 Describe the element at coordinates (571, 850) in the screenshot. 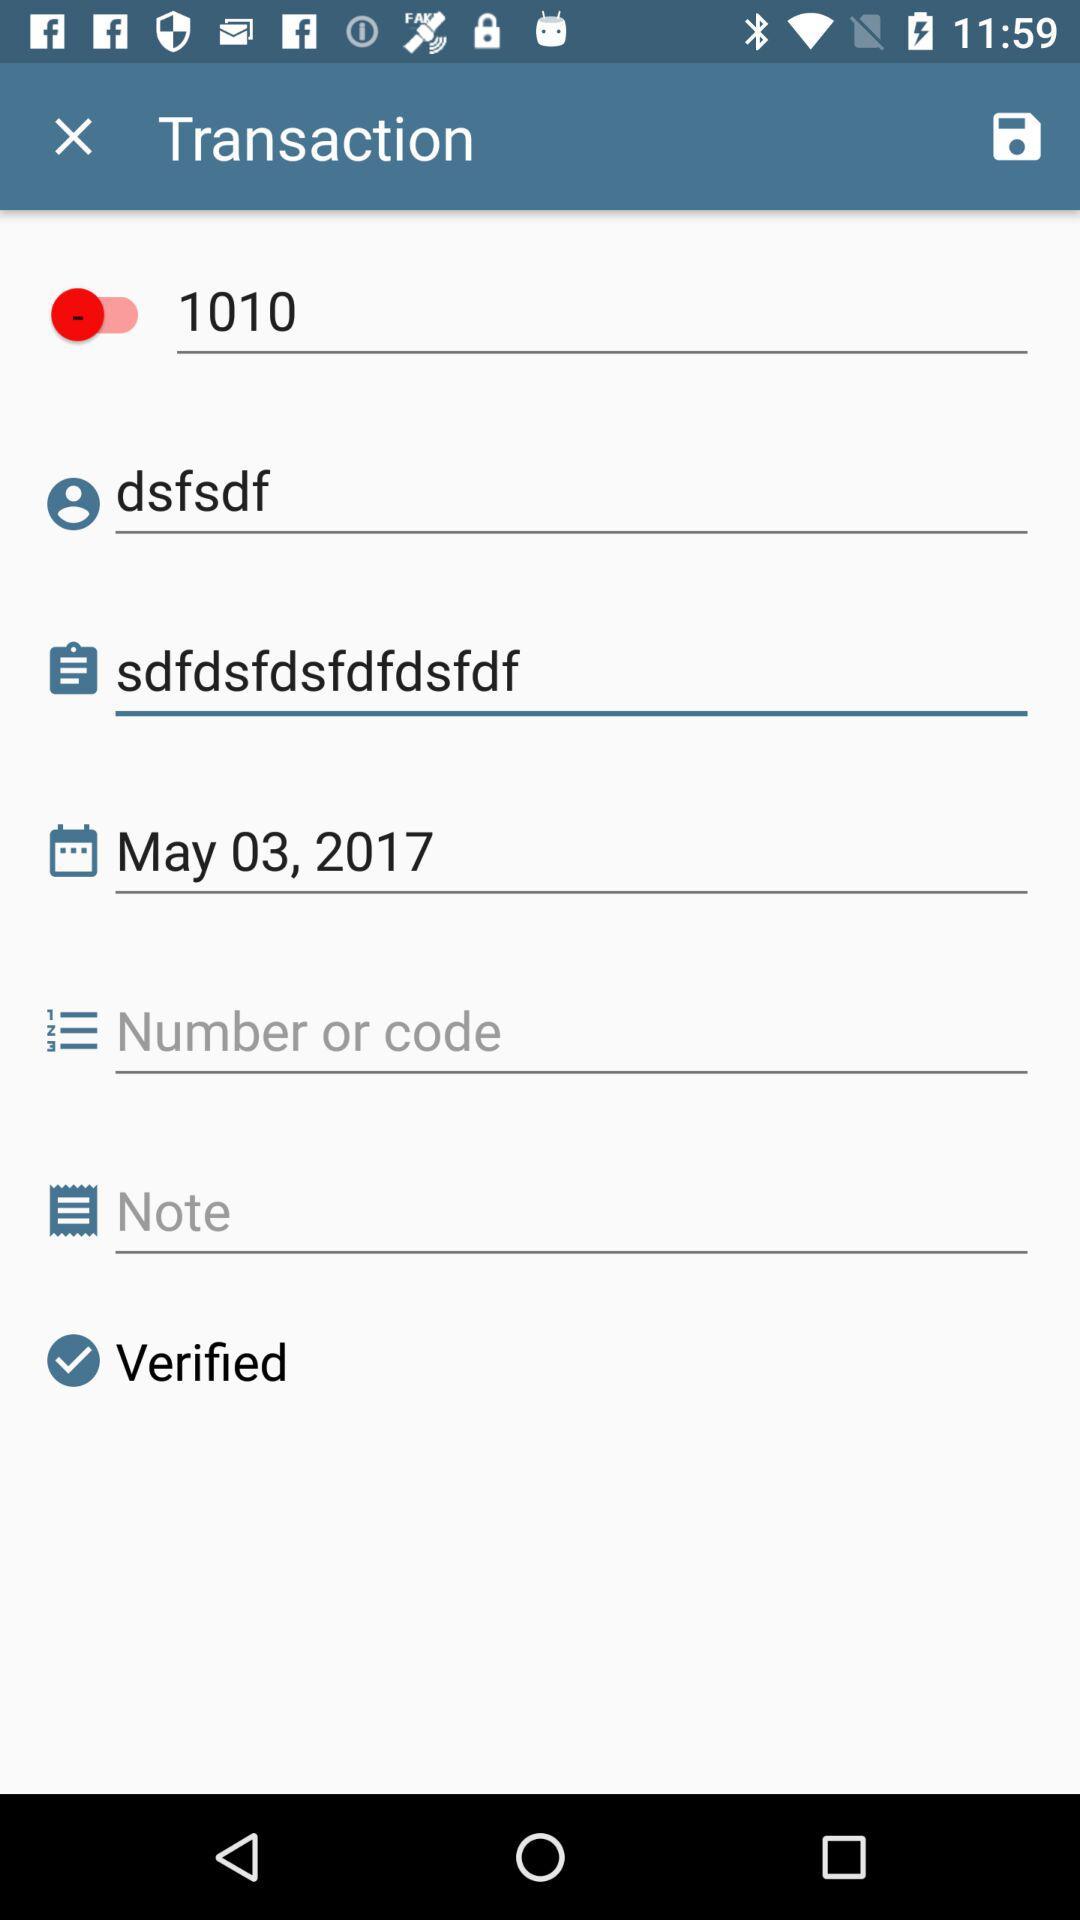

I see `the may 03, 2017` at that location.